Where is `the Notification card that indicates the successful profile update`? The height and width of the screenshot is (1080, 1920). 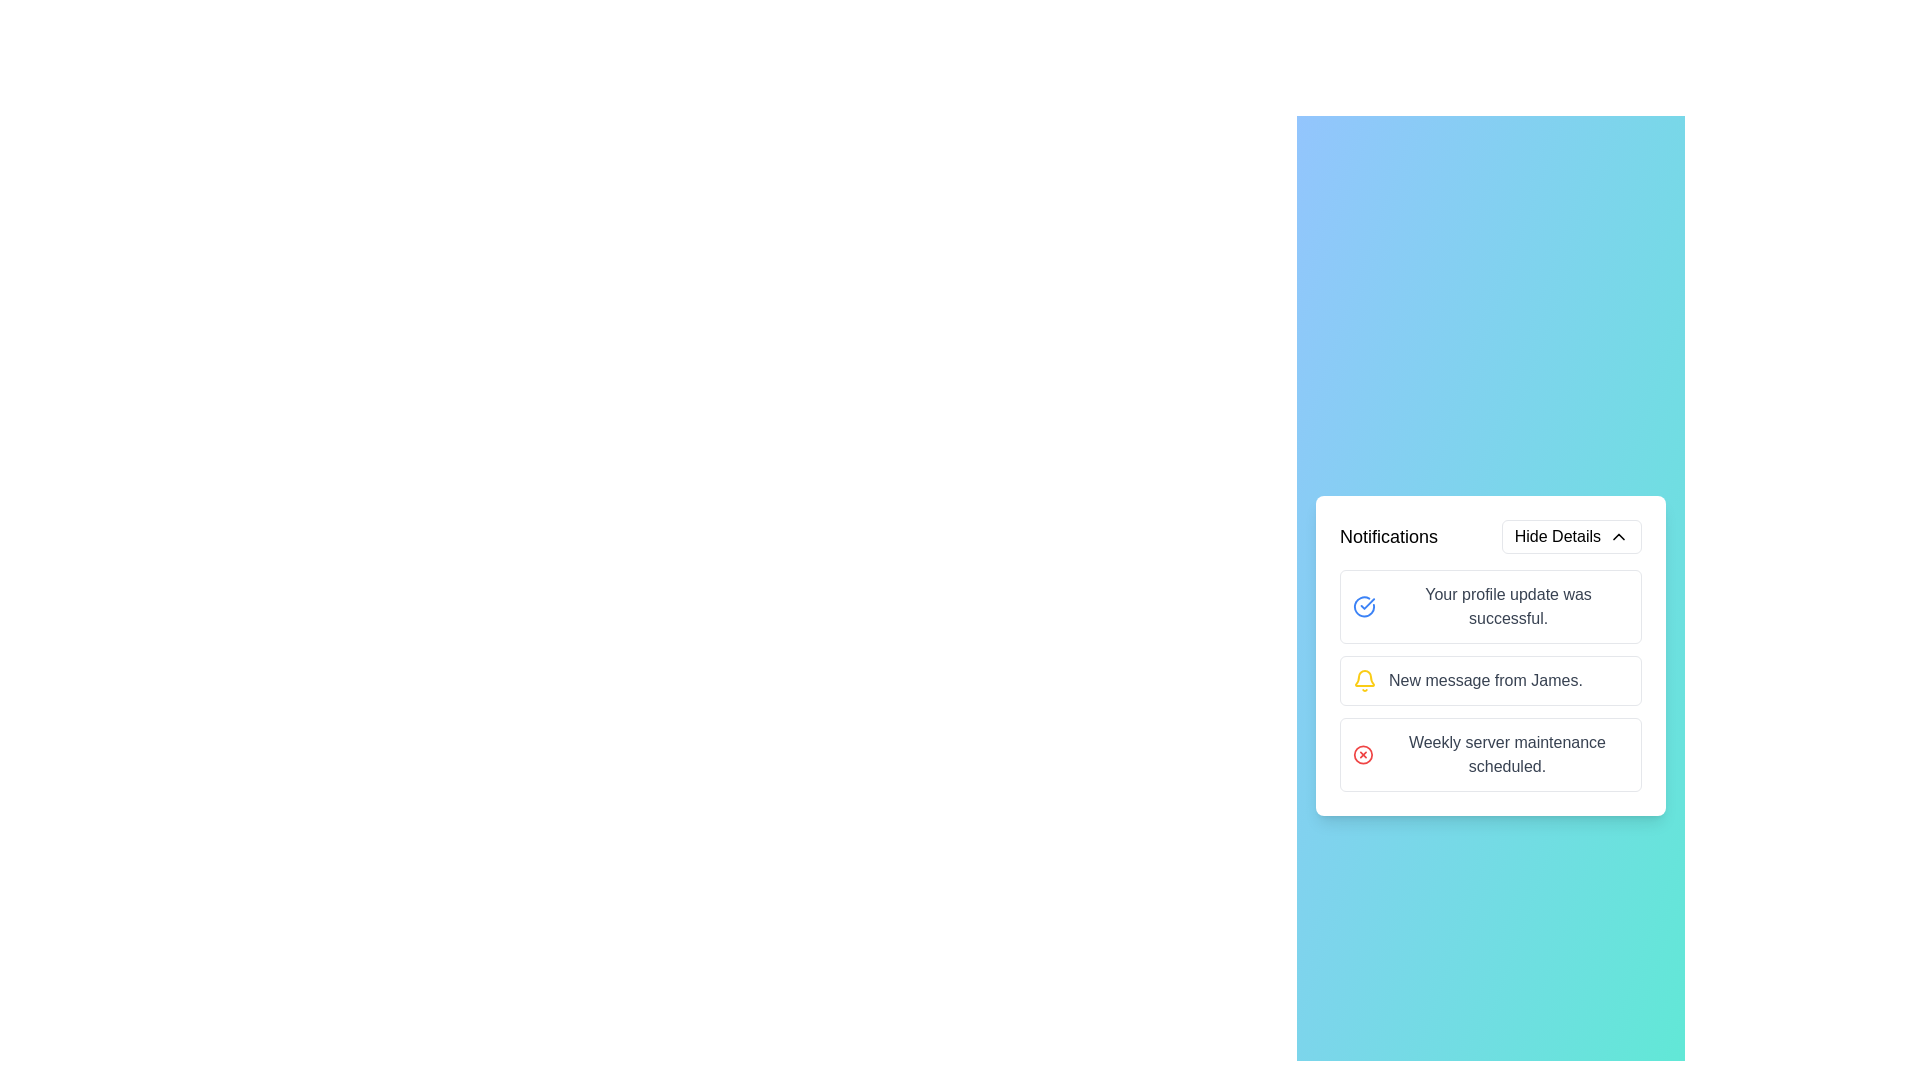 the Notification card that indicates the successful profile update is located at coordinates (1491, 605).